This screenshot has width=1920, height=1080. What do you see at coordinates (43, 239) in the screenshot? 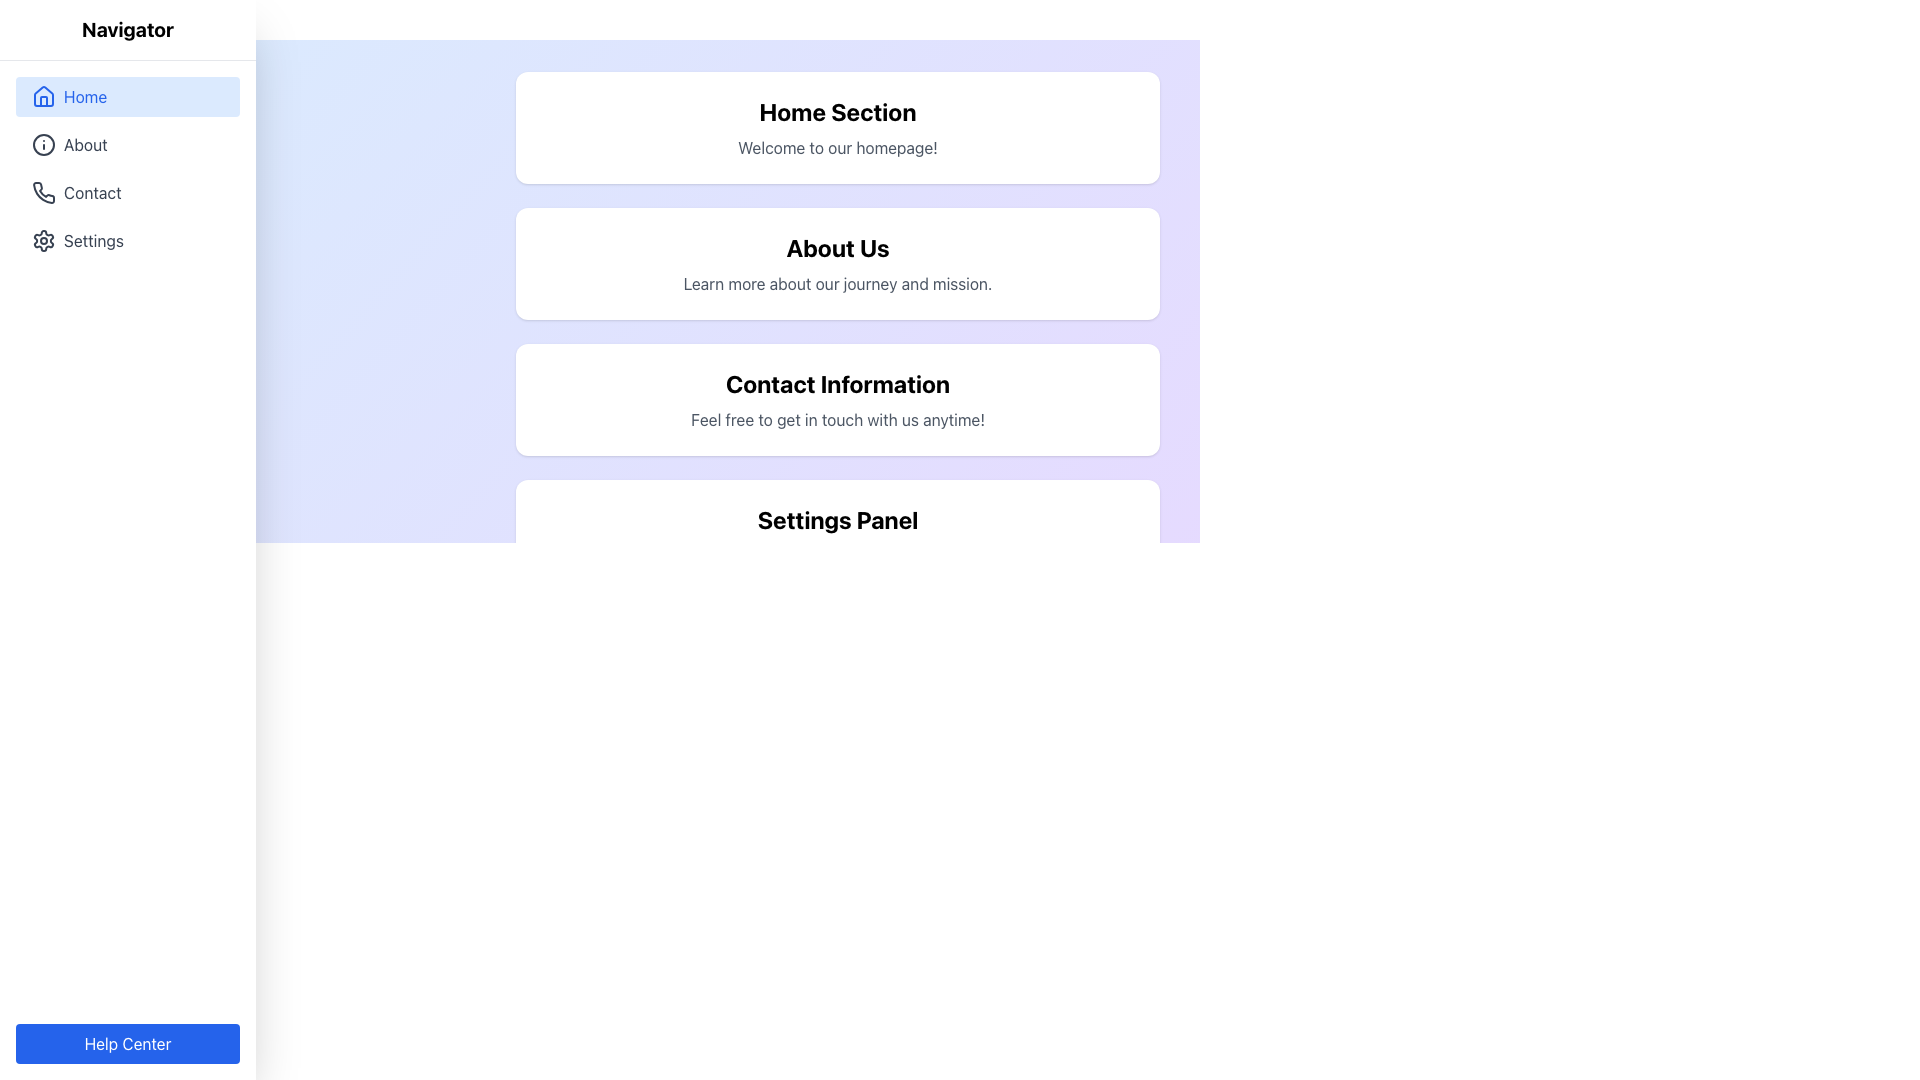
I see `the gear icon indicating settings functionality, located near the 'Settings' label` at bounding box center [43, 239].